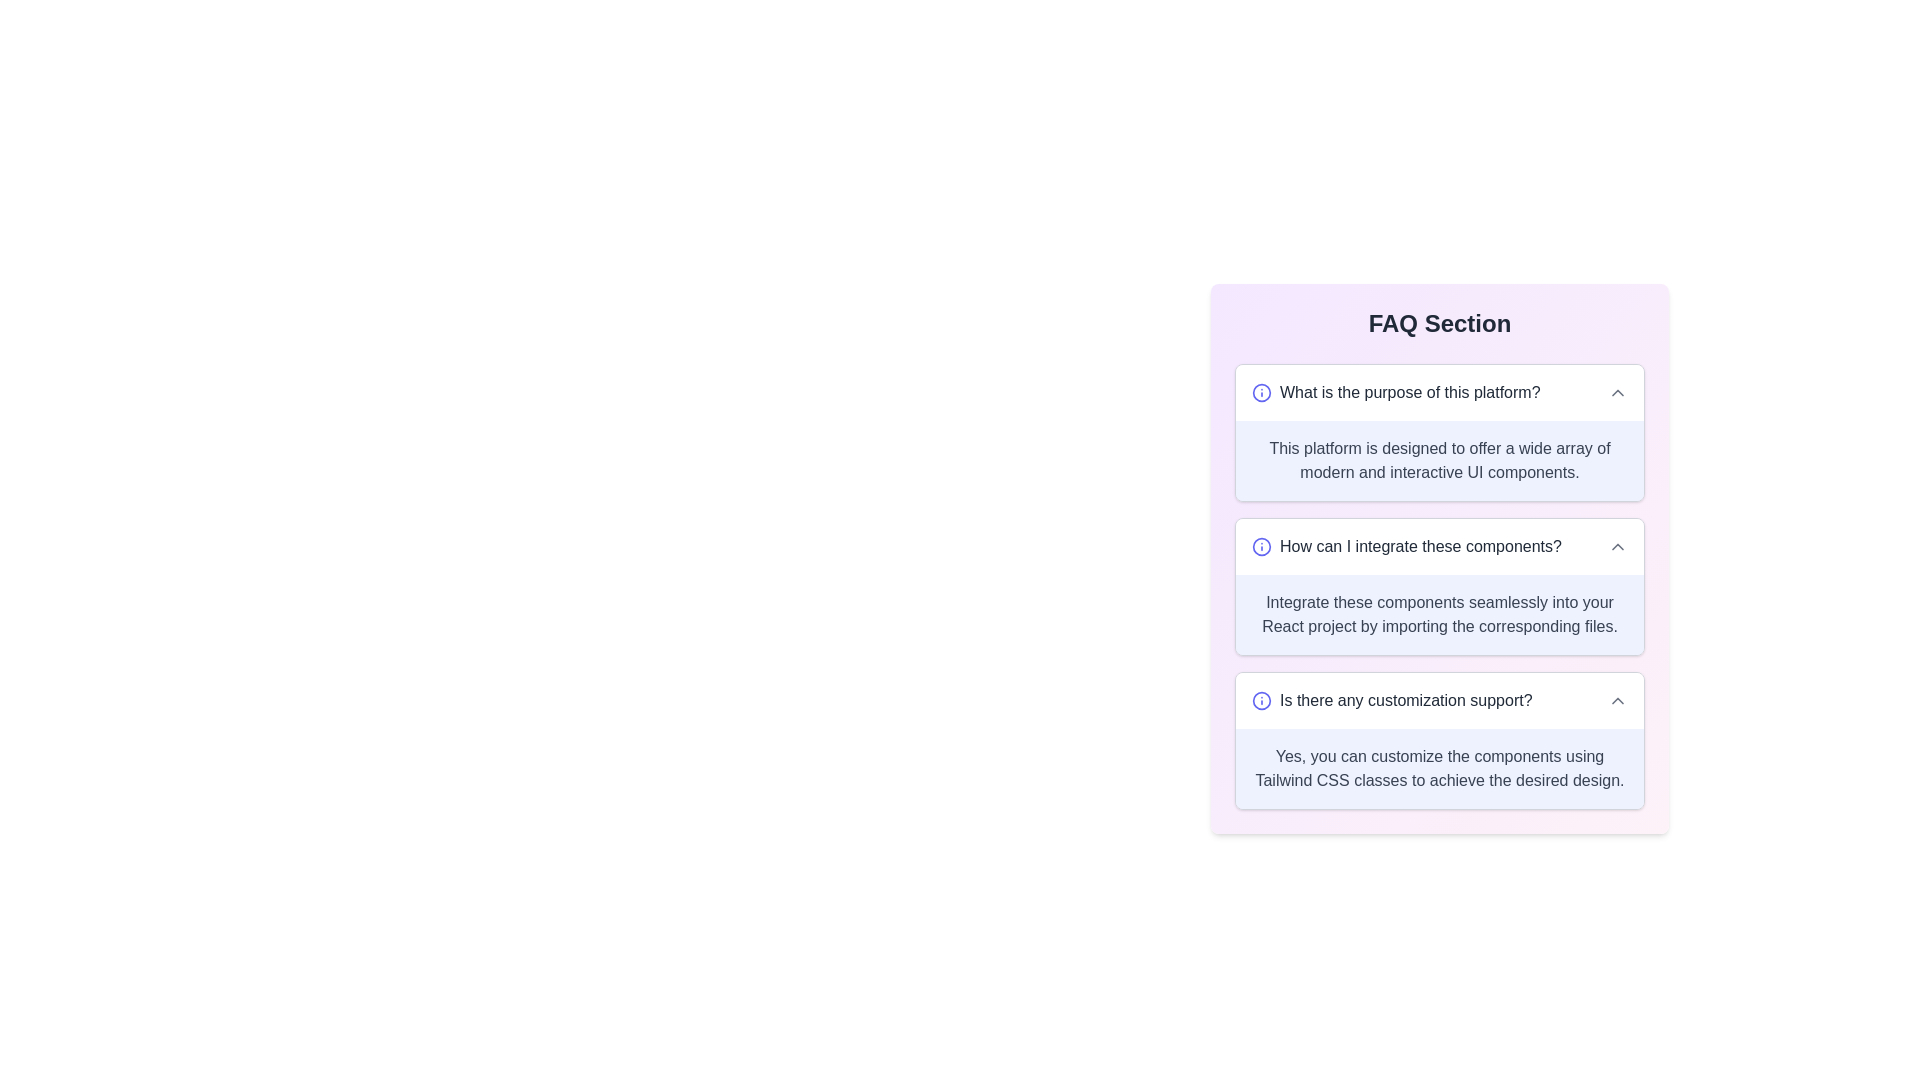 The image size is (1920, 1080). Describe the element at coordinates (1395, 393) in the screenshot. I see `the icon in the FAQ entry header` at that location.